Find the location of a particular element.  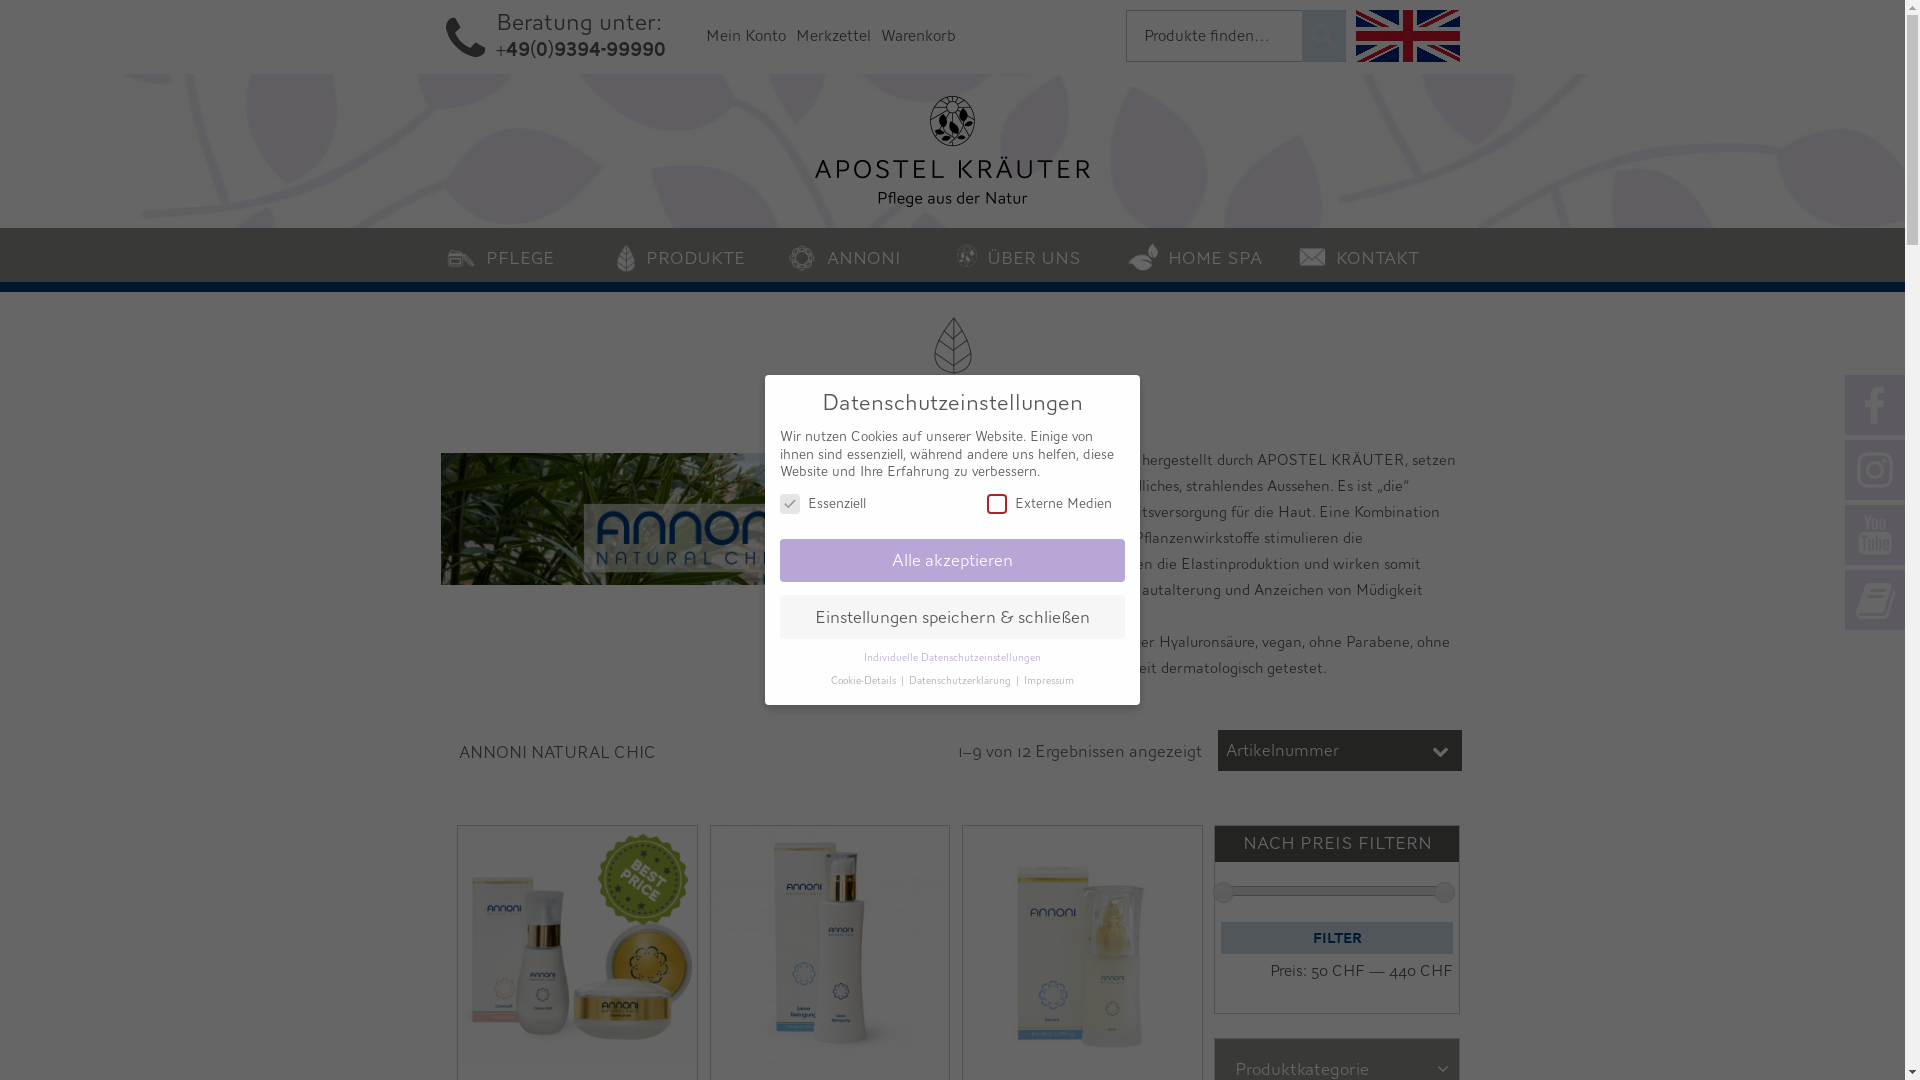

'ANNONI' is located at coordinates (867, 253).